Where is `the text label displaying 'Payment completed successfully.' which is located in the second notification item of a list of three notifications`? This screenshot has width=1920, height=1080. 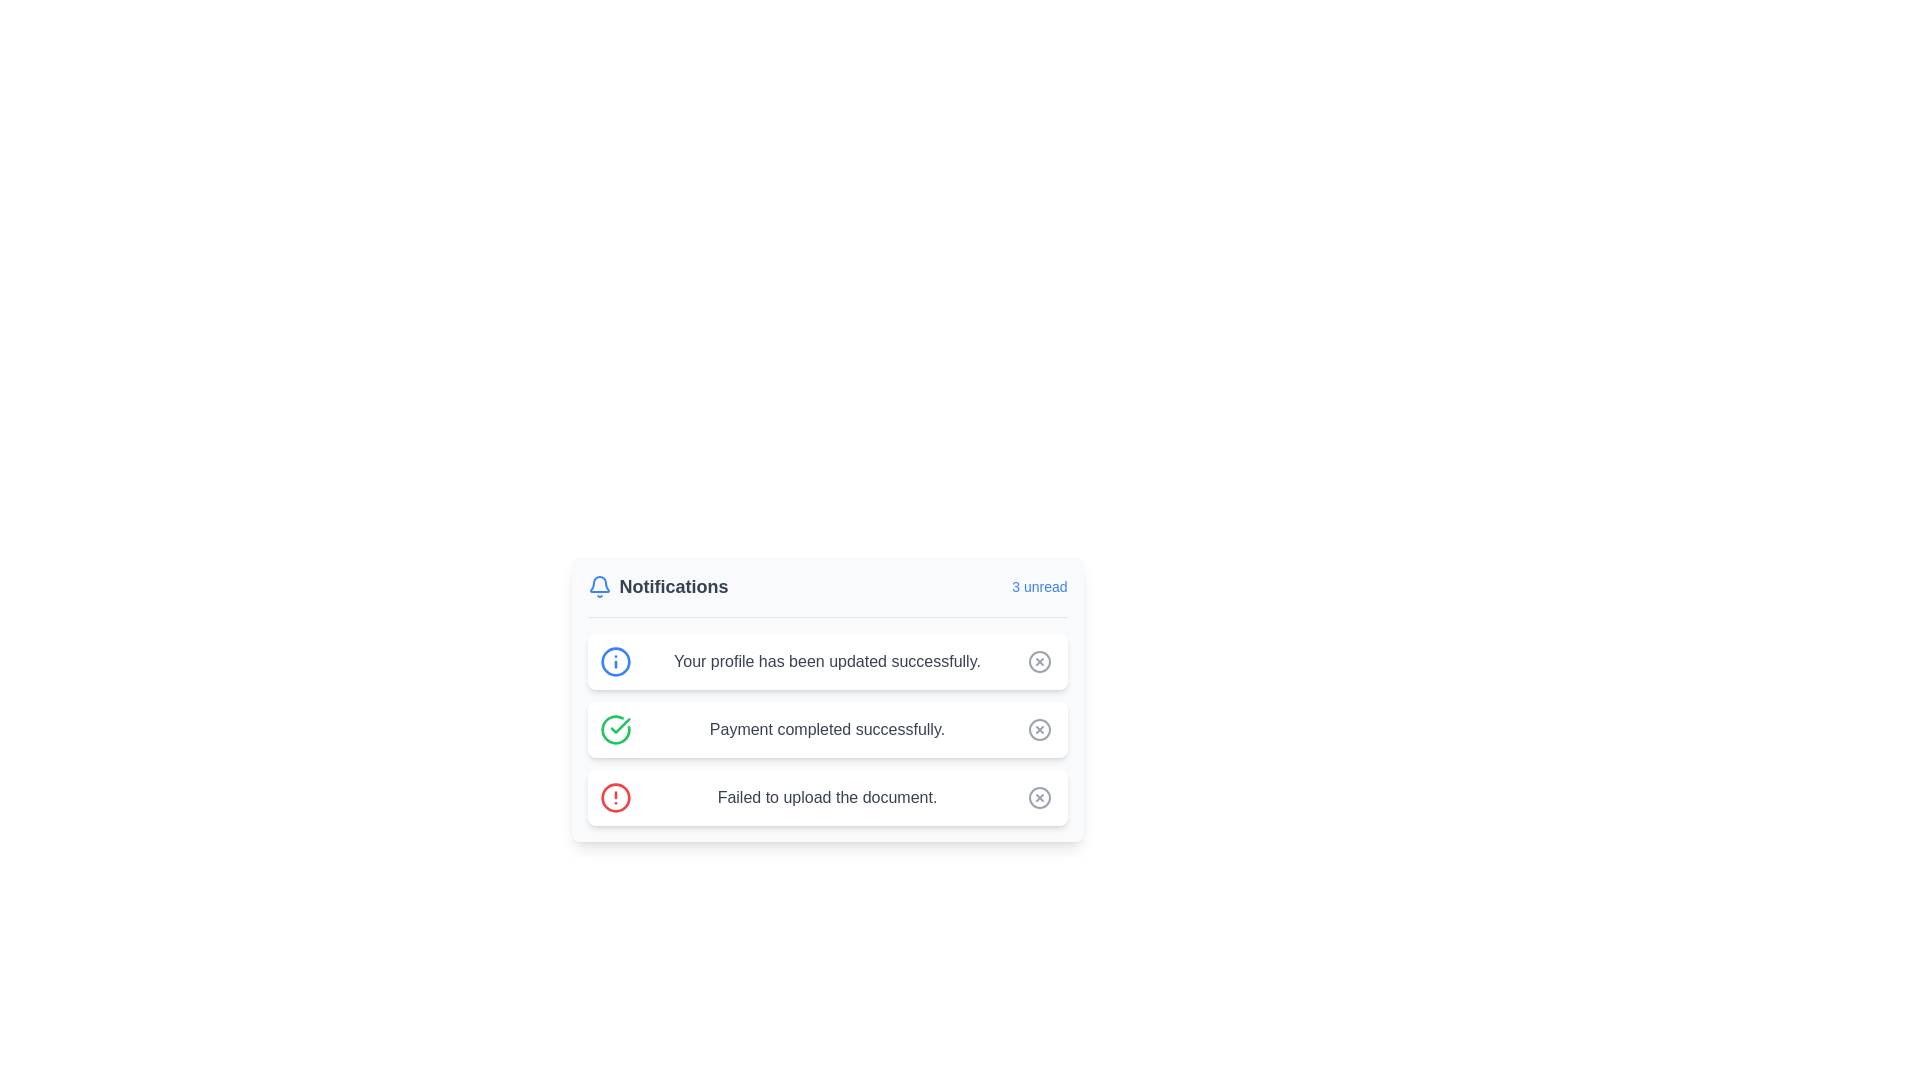 the text label displaying 'Payment completed successfully.' which is located in the second notification item of a list of three notifications is located at coordinates (827, 729).